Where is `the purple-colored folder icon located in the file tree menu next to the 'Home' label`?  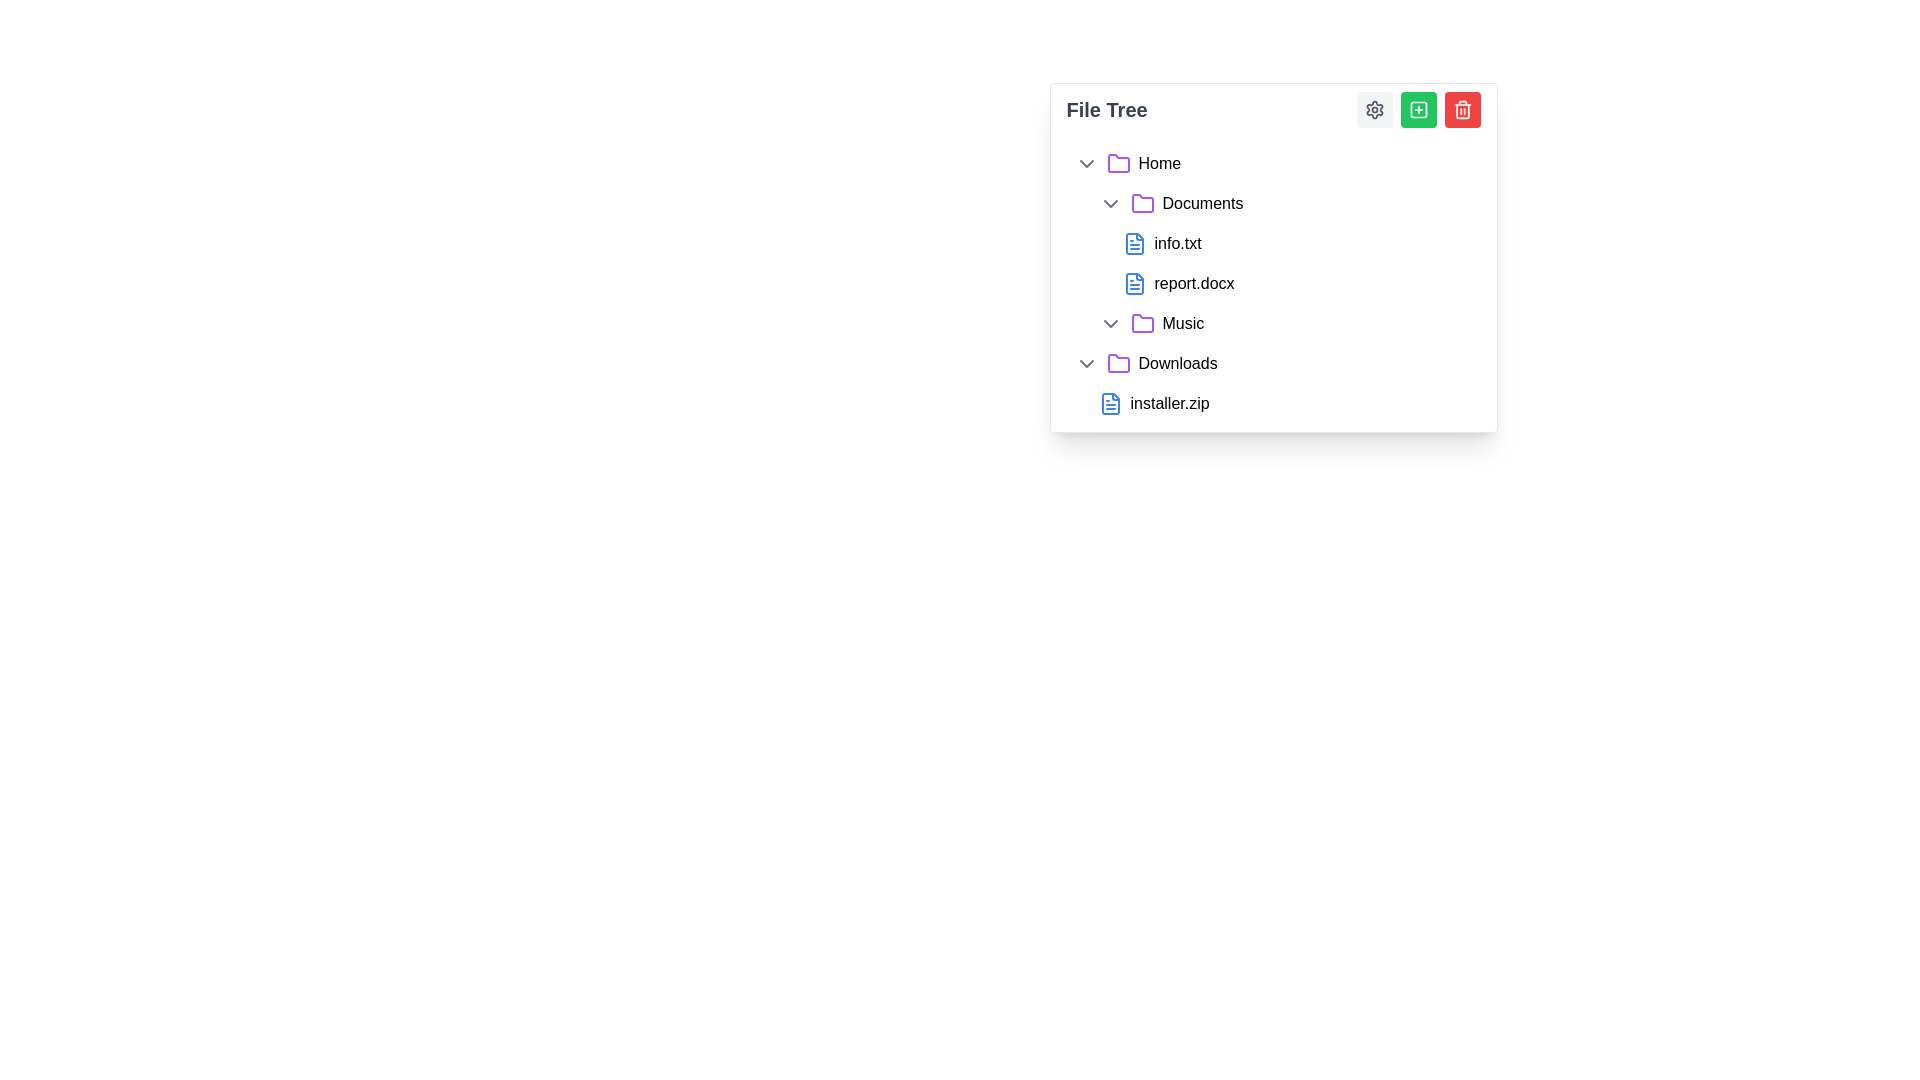 the purple-colored folder icon located in the file tree menu next to the 'Home' label is located at coordinates (1117, 163).